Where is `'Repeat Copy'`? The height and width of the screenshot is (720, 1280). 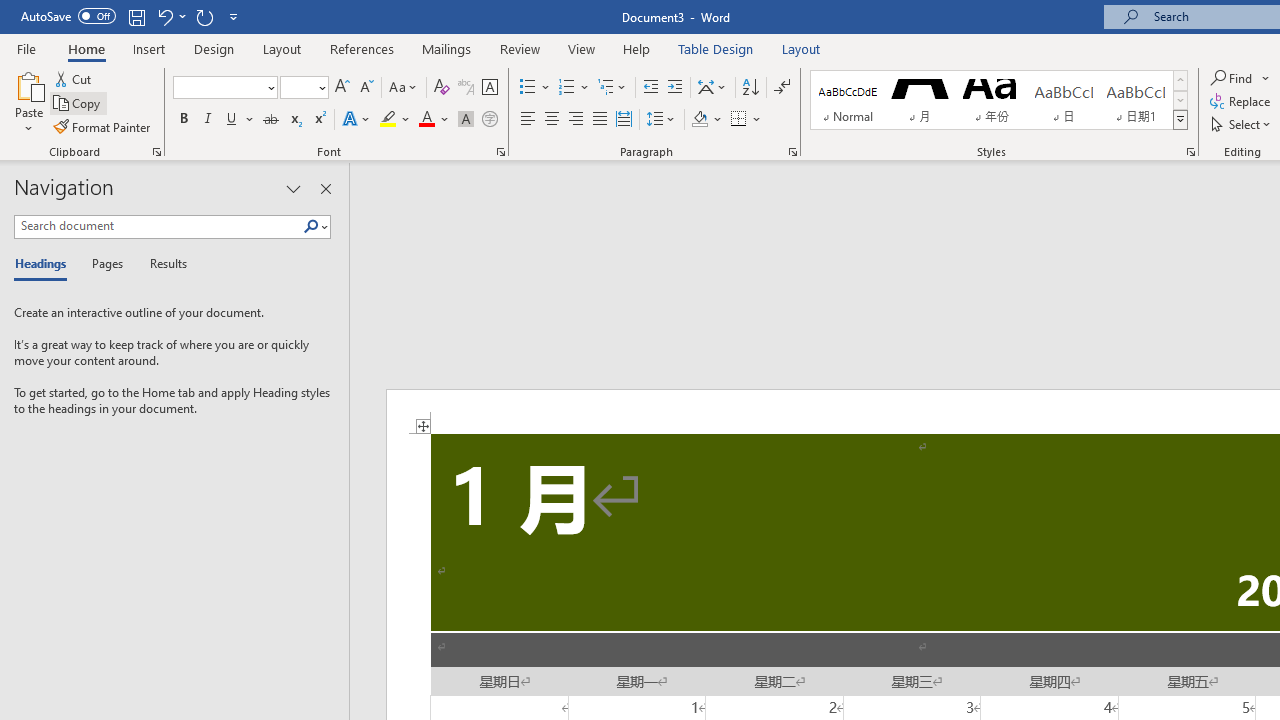 'Repeat Copy' is located at coordinates (204, 16).